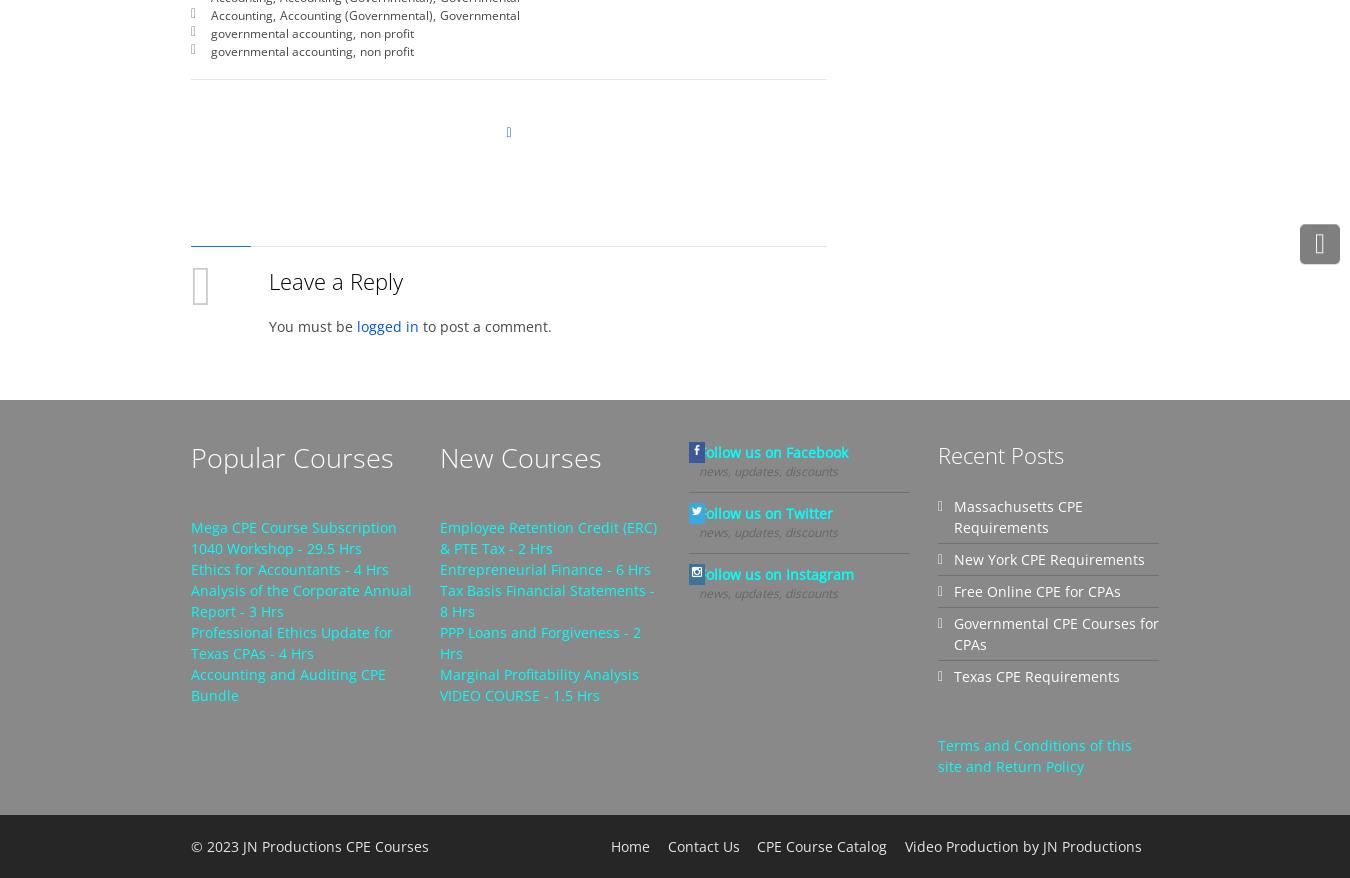  Describe the element at coordinates (1056, 632) in the screenshot. I see `'Governmental CPE Courses for CPAs'` at that location.